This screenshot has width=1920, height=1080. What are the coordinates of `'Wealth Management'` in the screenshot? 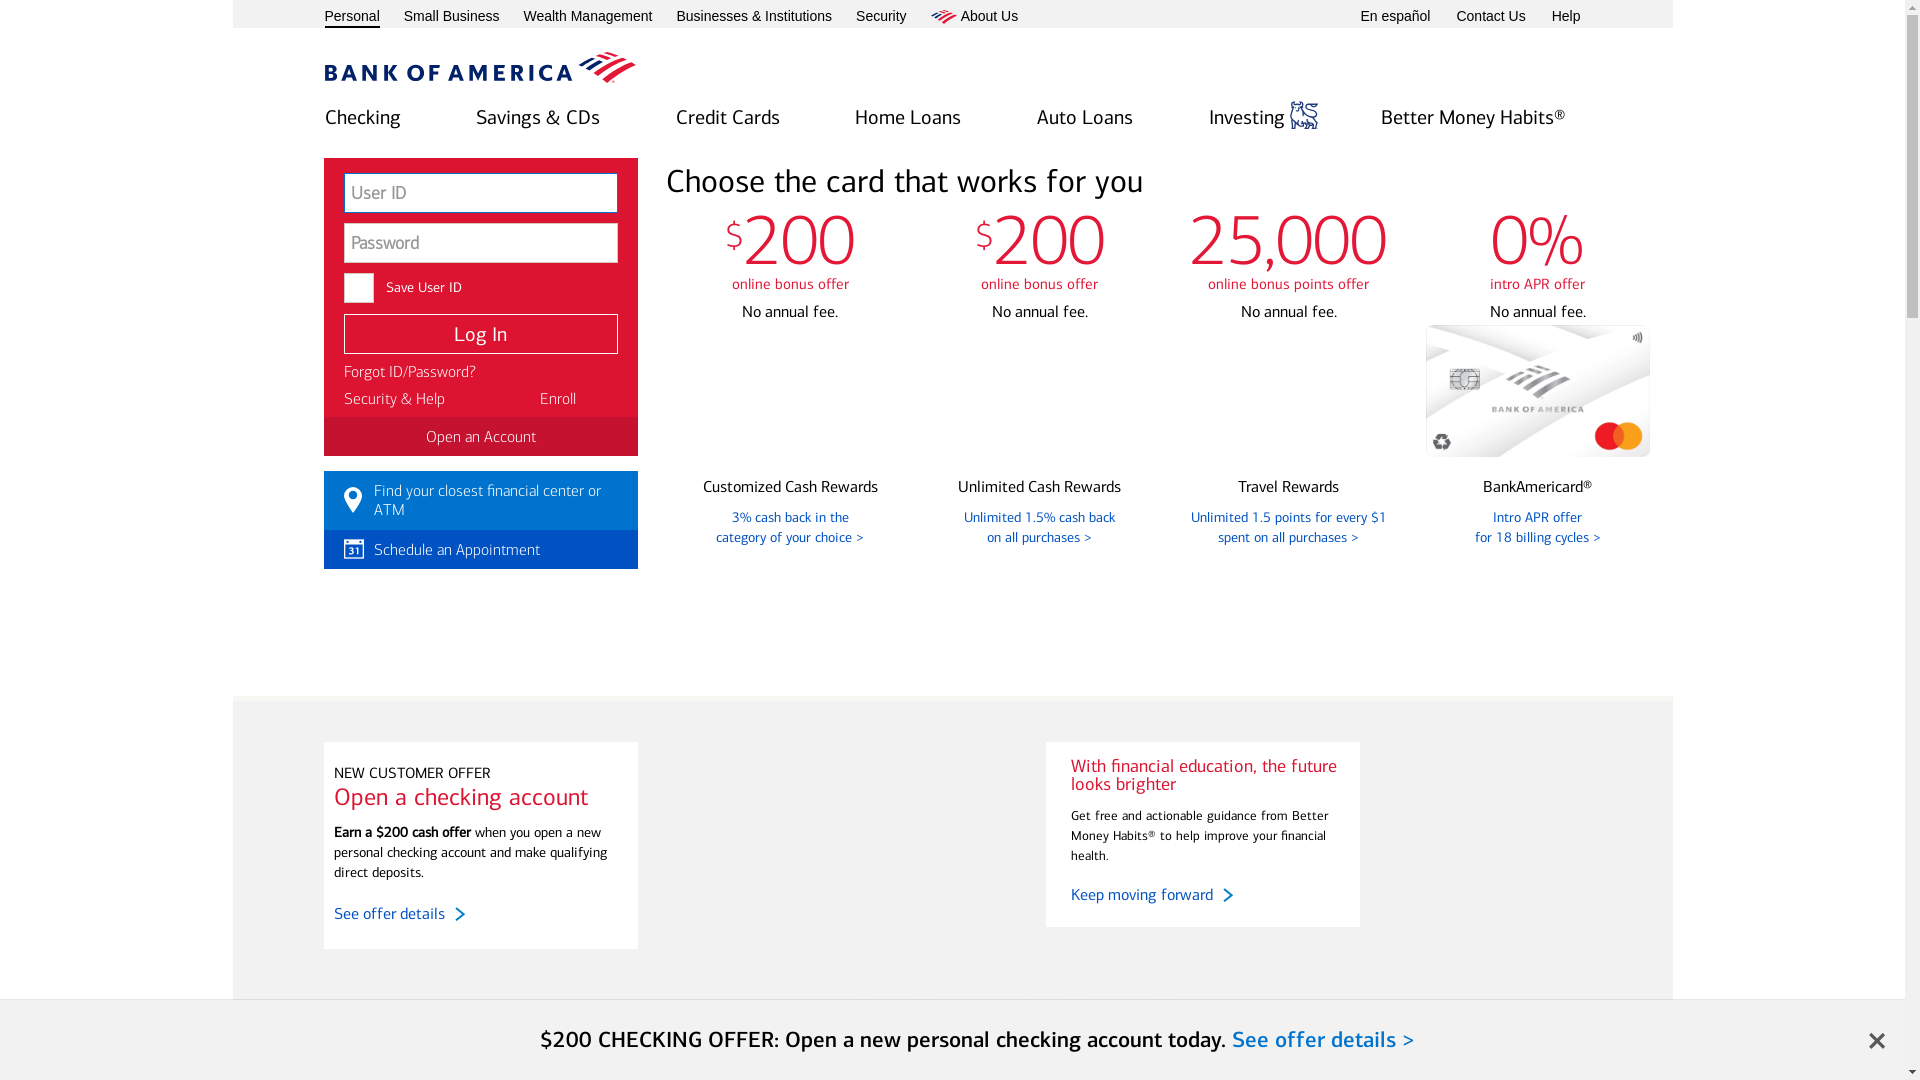 It's located at (586, 16).